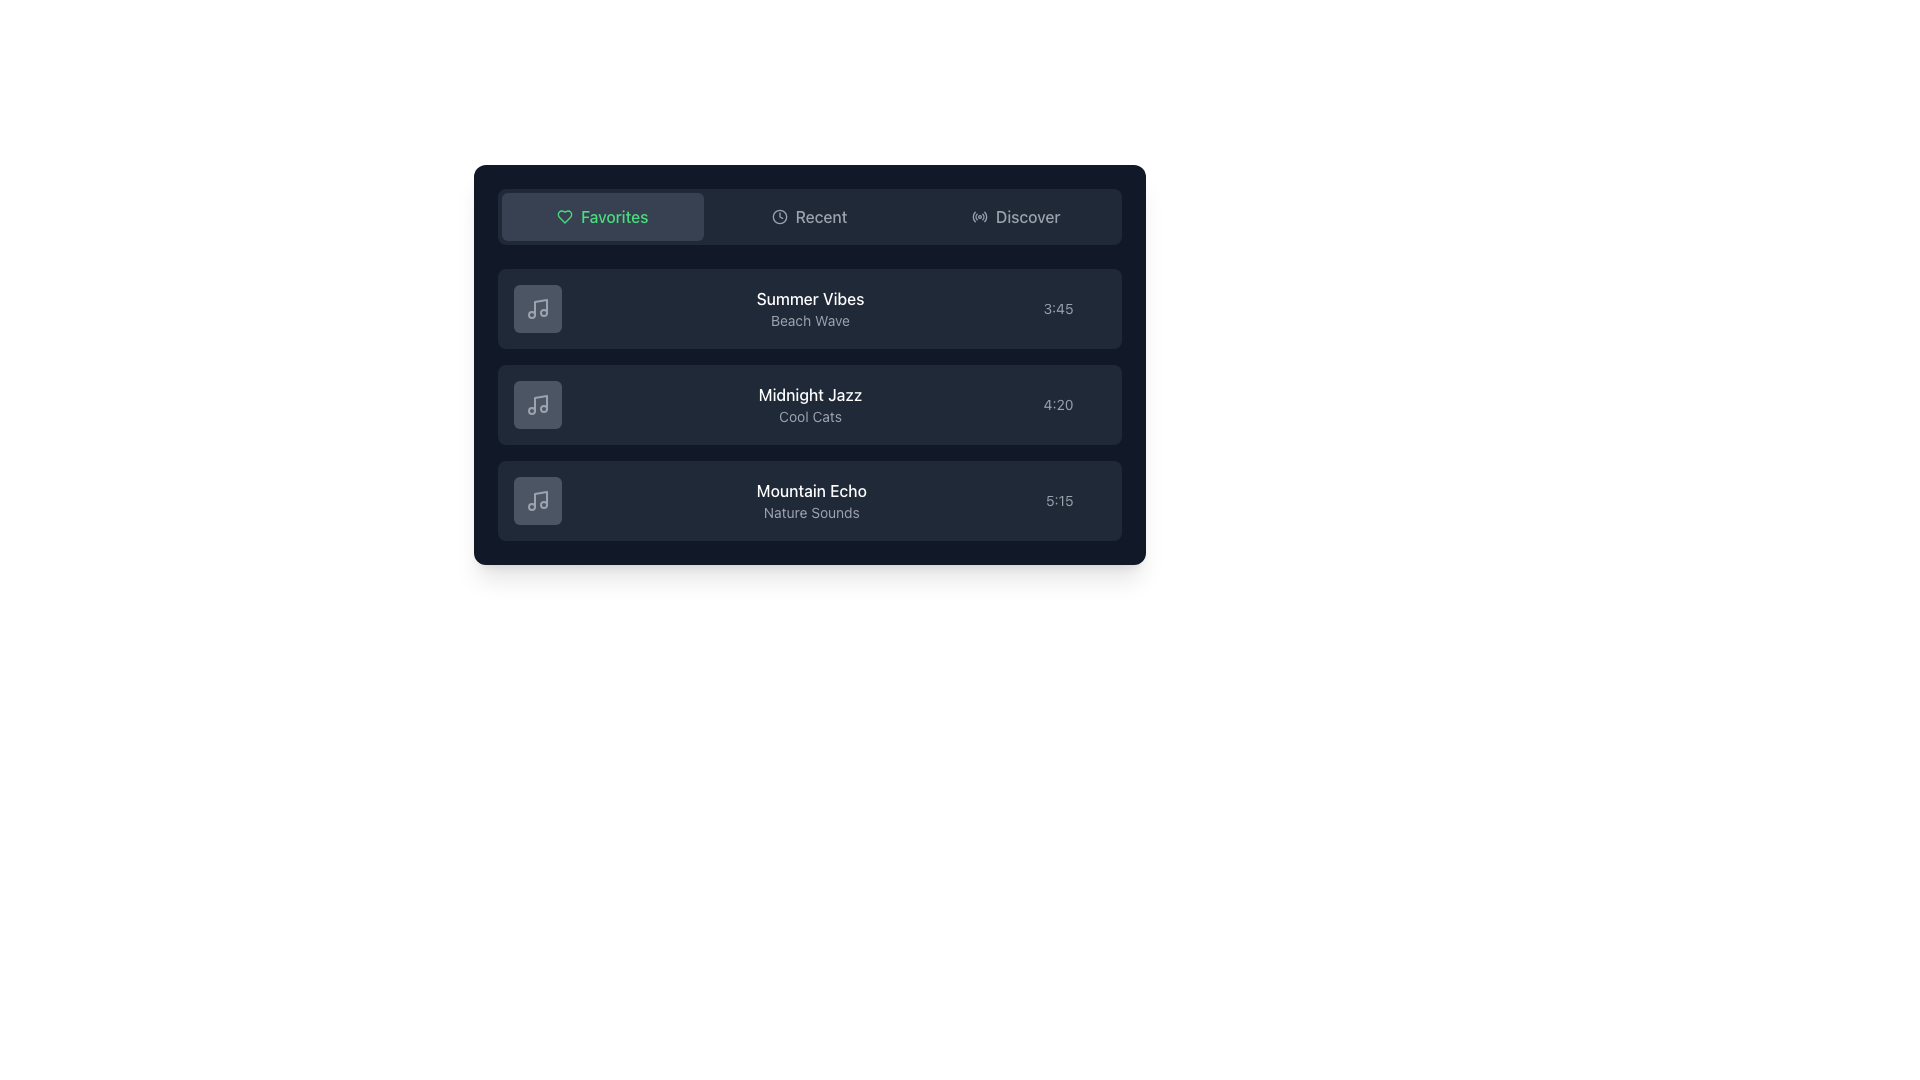 This screenshot has width=1920, height=1080. I want to click on the design and placement context of the outermost arc element located on the right side of the interface's header, so click(985, 216).